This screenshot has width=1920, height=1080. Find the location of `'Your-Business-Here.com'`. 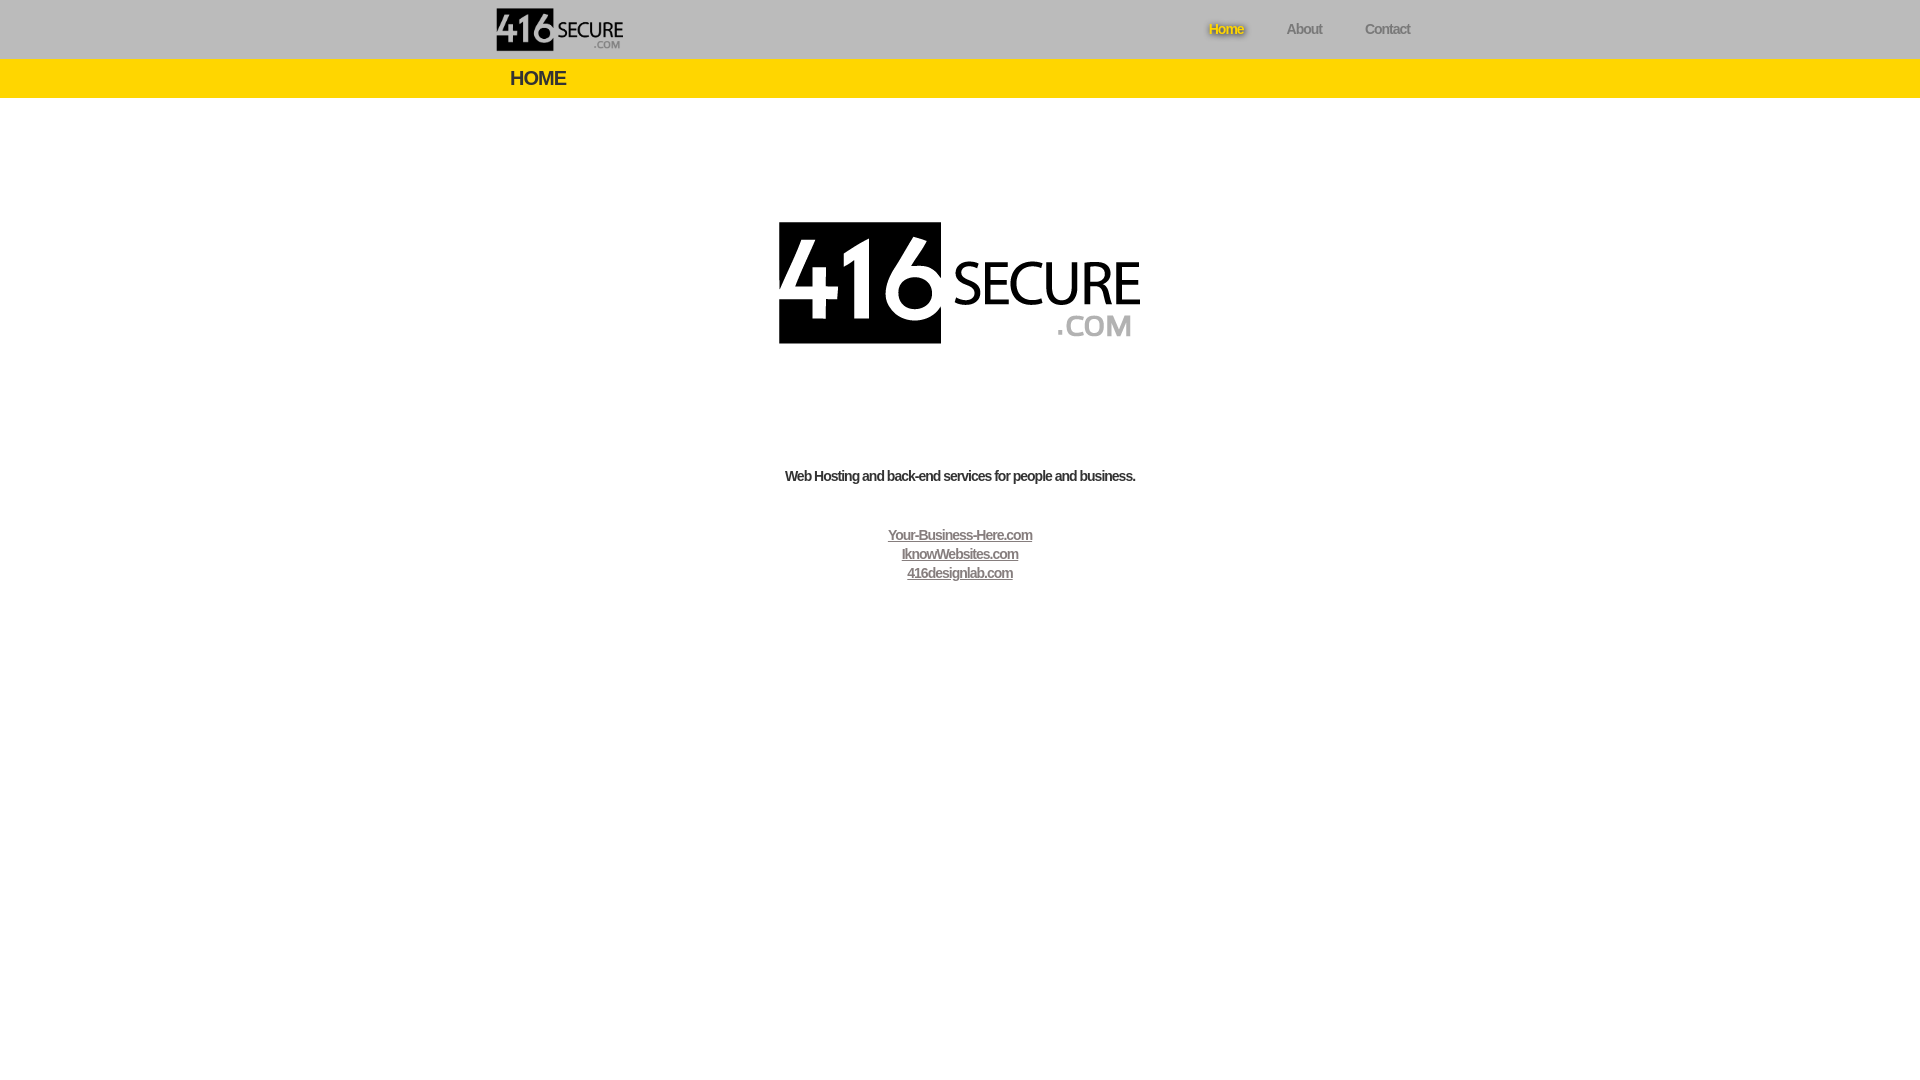

'Your-Business-Here.com' is located at coordinates (960, 534).